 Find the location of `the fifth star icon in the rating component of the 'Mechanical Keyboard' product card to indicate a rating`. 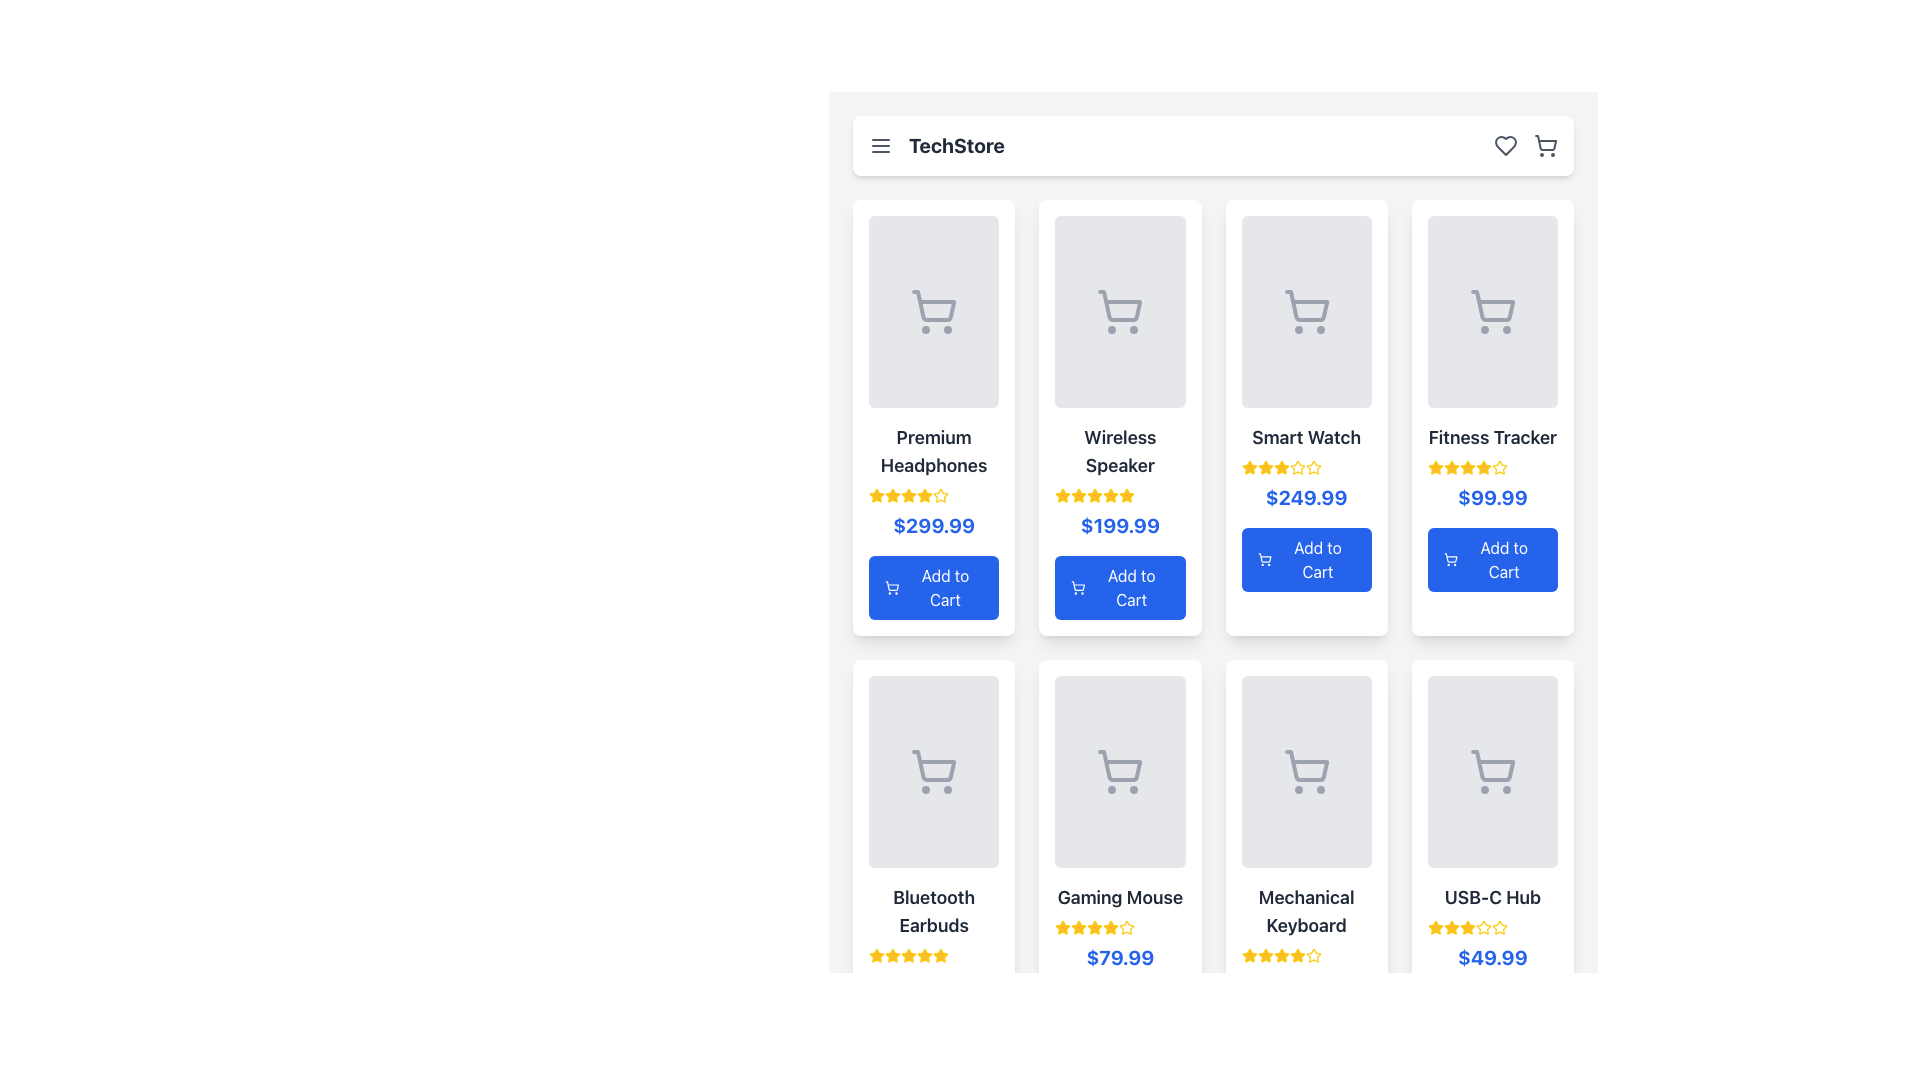

the fifth star icon in the rating component of the 'Mechanical Keyboard' product card to indicate a rating is located at coordinates (1297, 955).